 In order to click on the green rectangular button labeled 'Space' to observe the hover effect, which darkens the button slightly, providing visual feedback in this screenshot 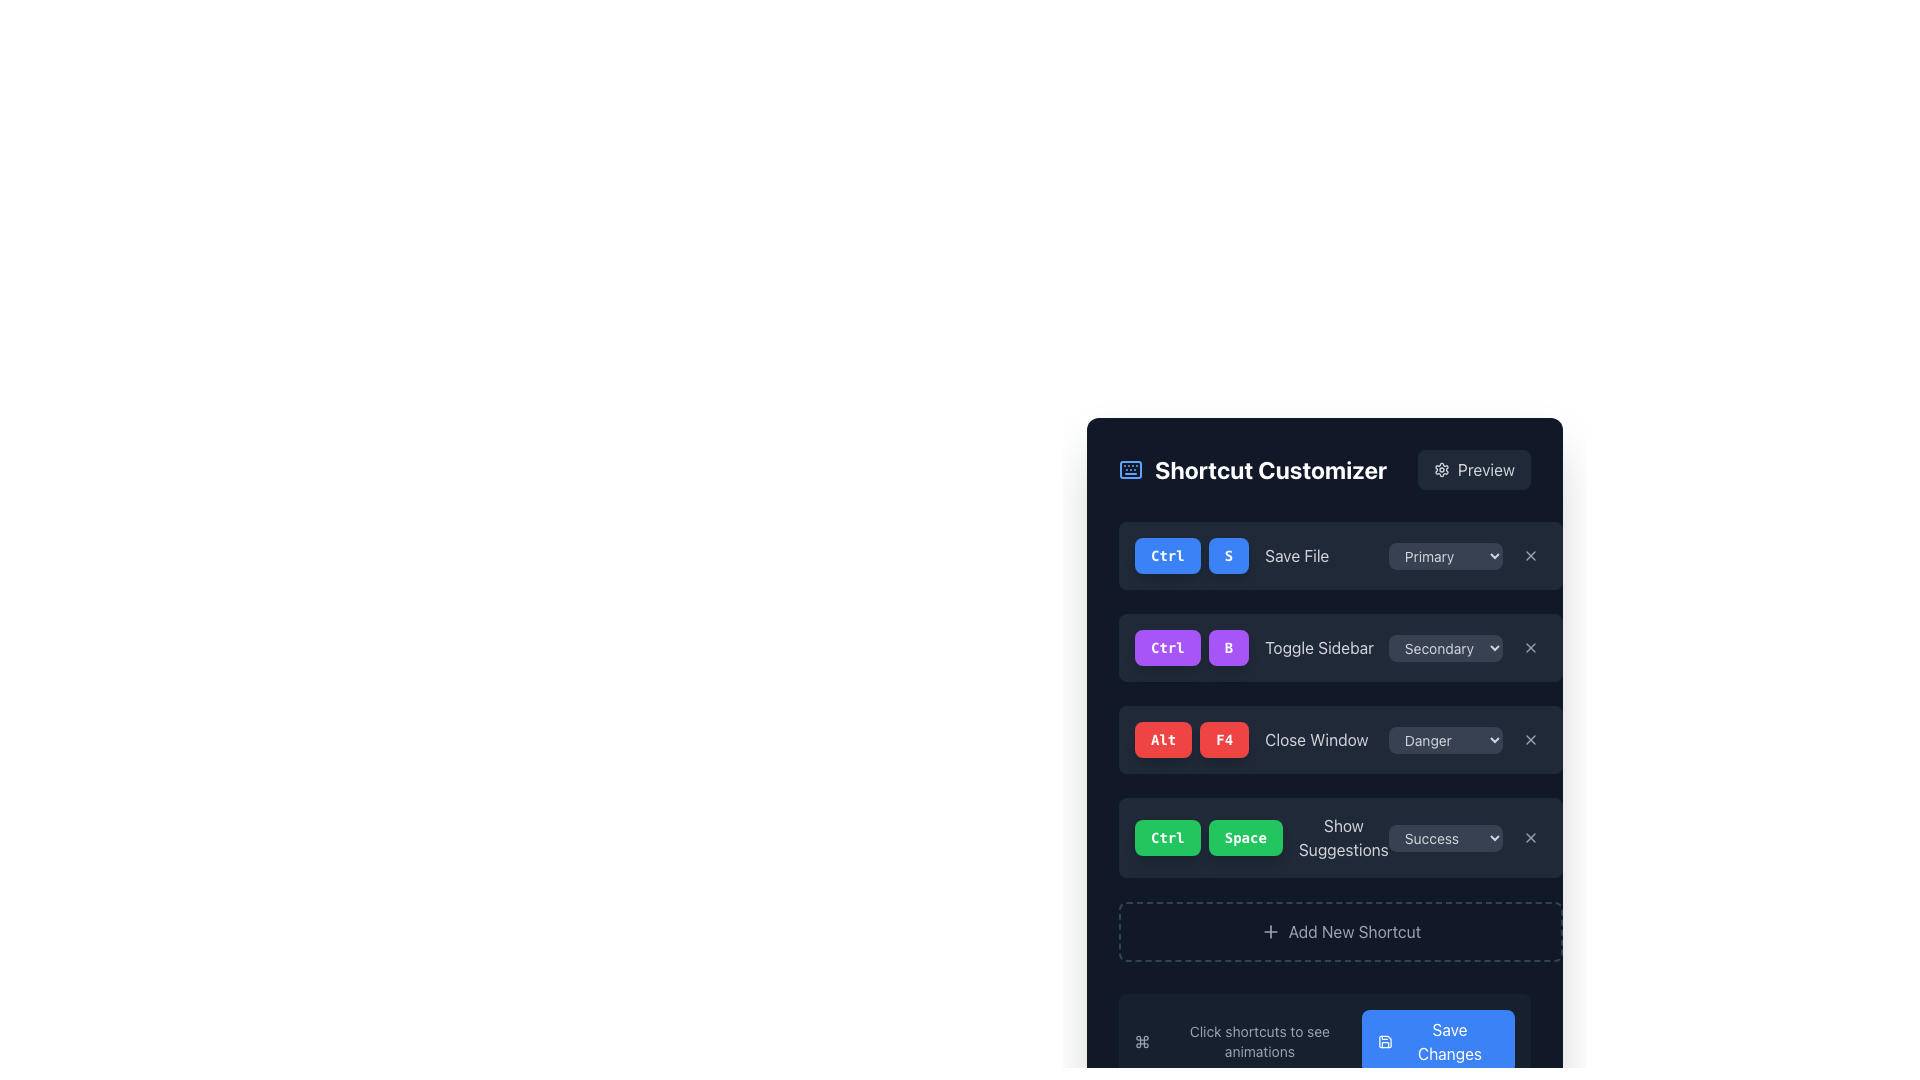, I will do `click(1244, 837)`.